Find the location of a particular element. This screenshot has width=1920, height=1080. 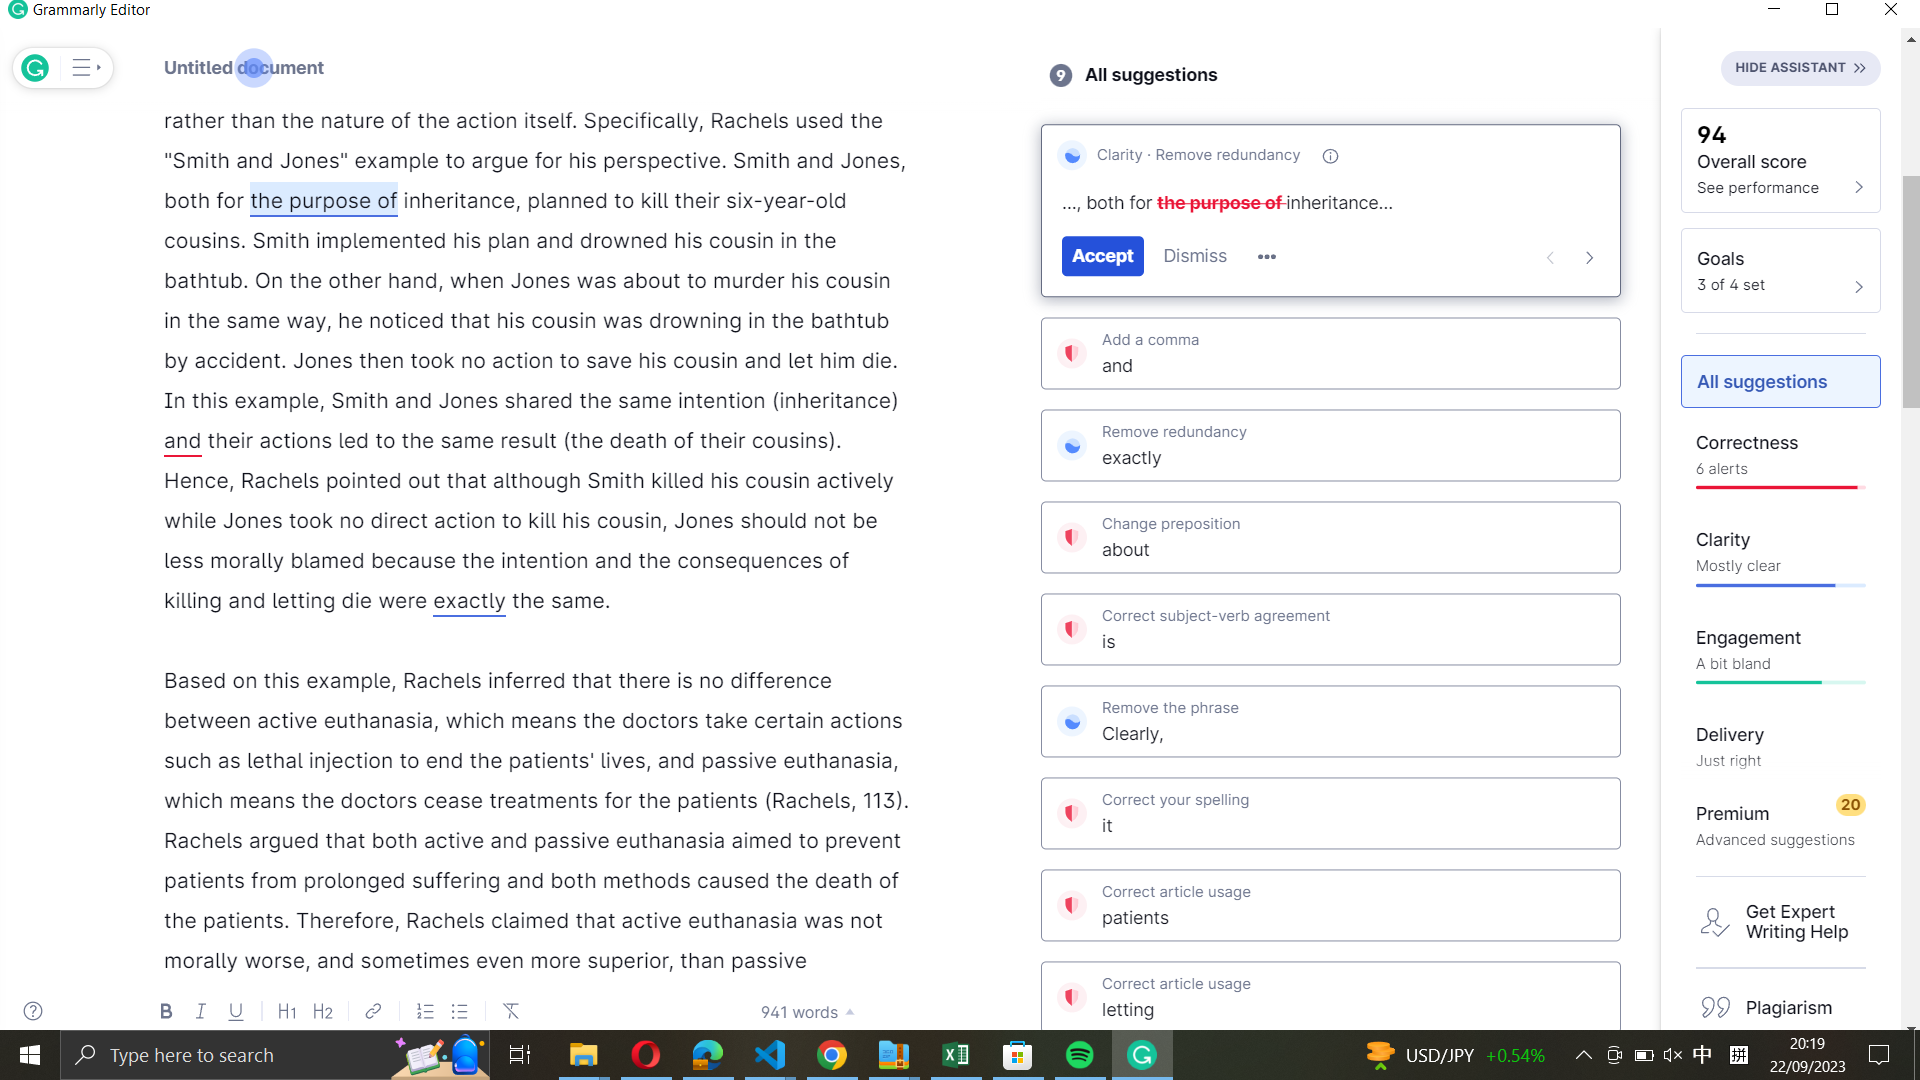

Extract the word "clearly" from the file text is located at coordinates (1330, 717).